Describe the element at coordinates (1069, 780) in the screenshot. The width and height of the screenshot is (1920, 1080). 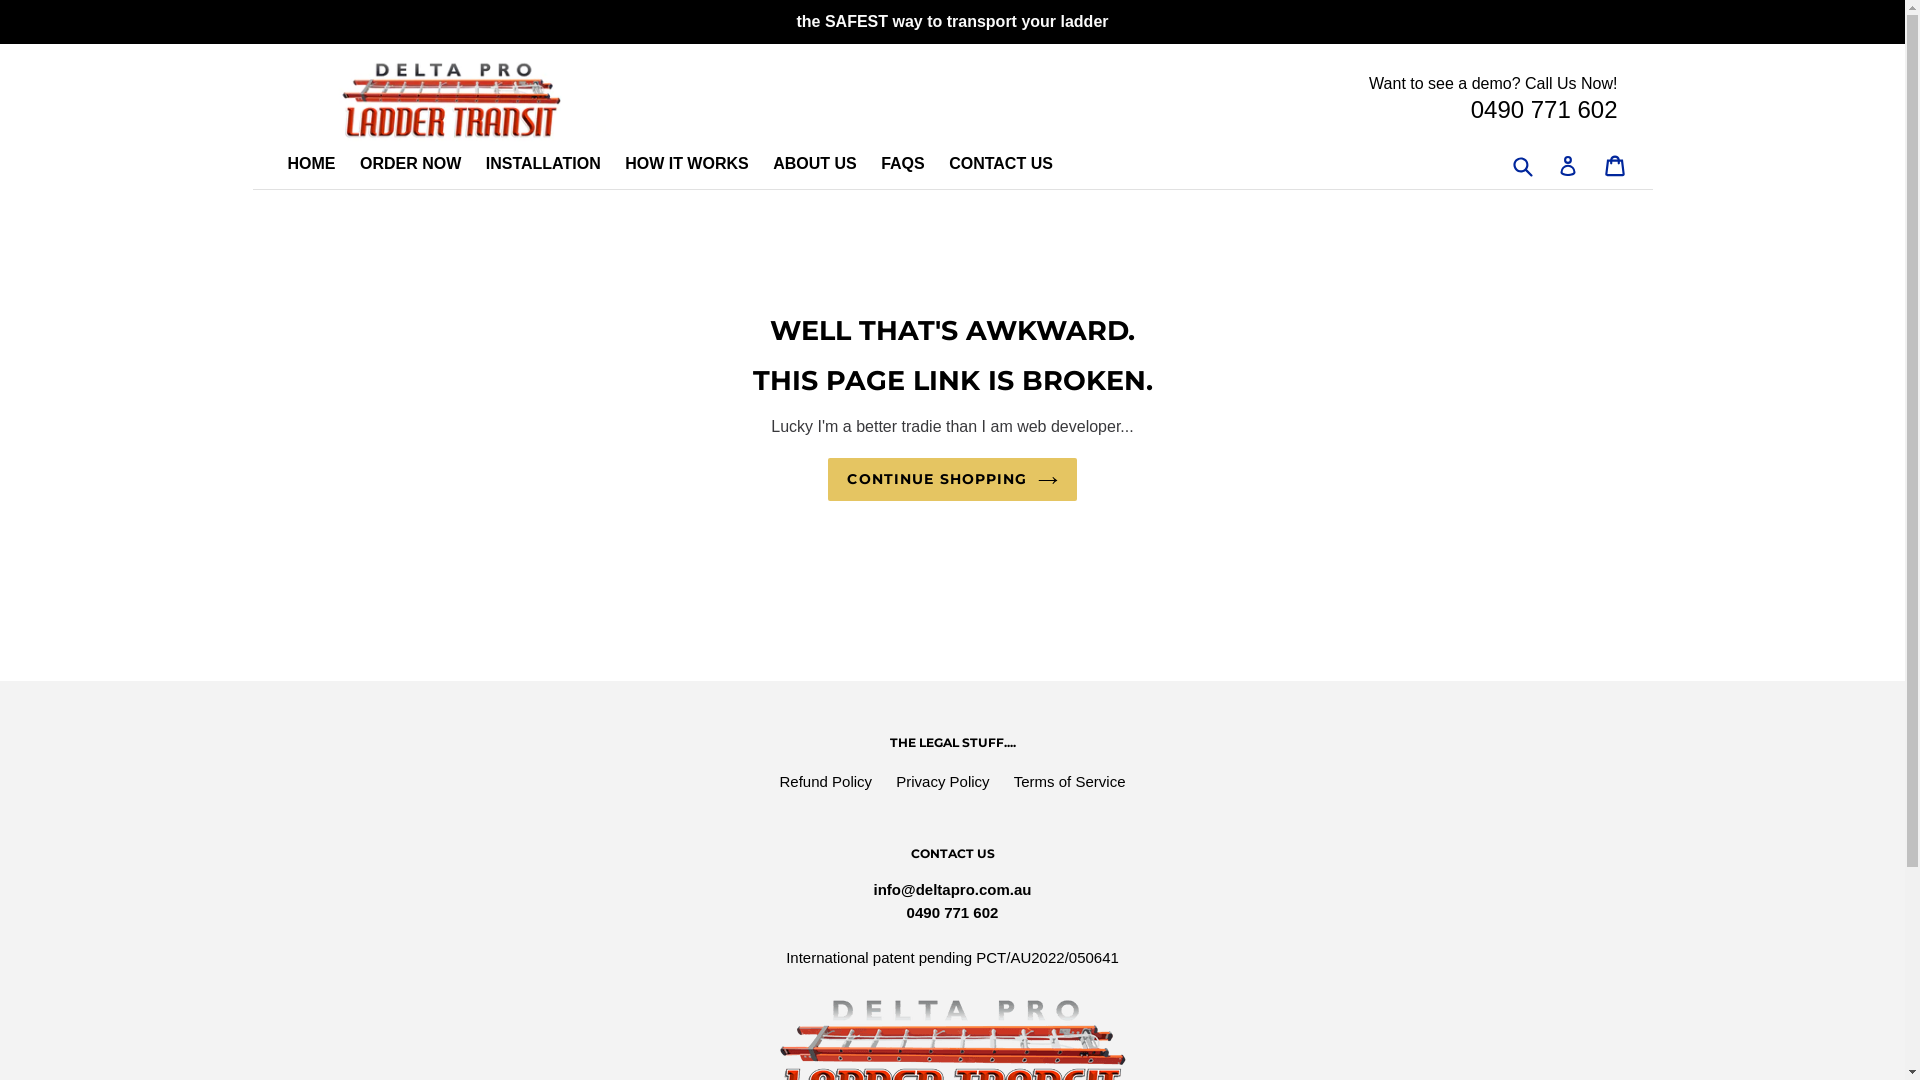
I see `'Terms of Service'` at that location.